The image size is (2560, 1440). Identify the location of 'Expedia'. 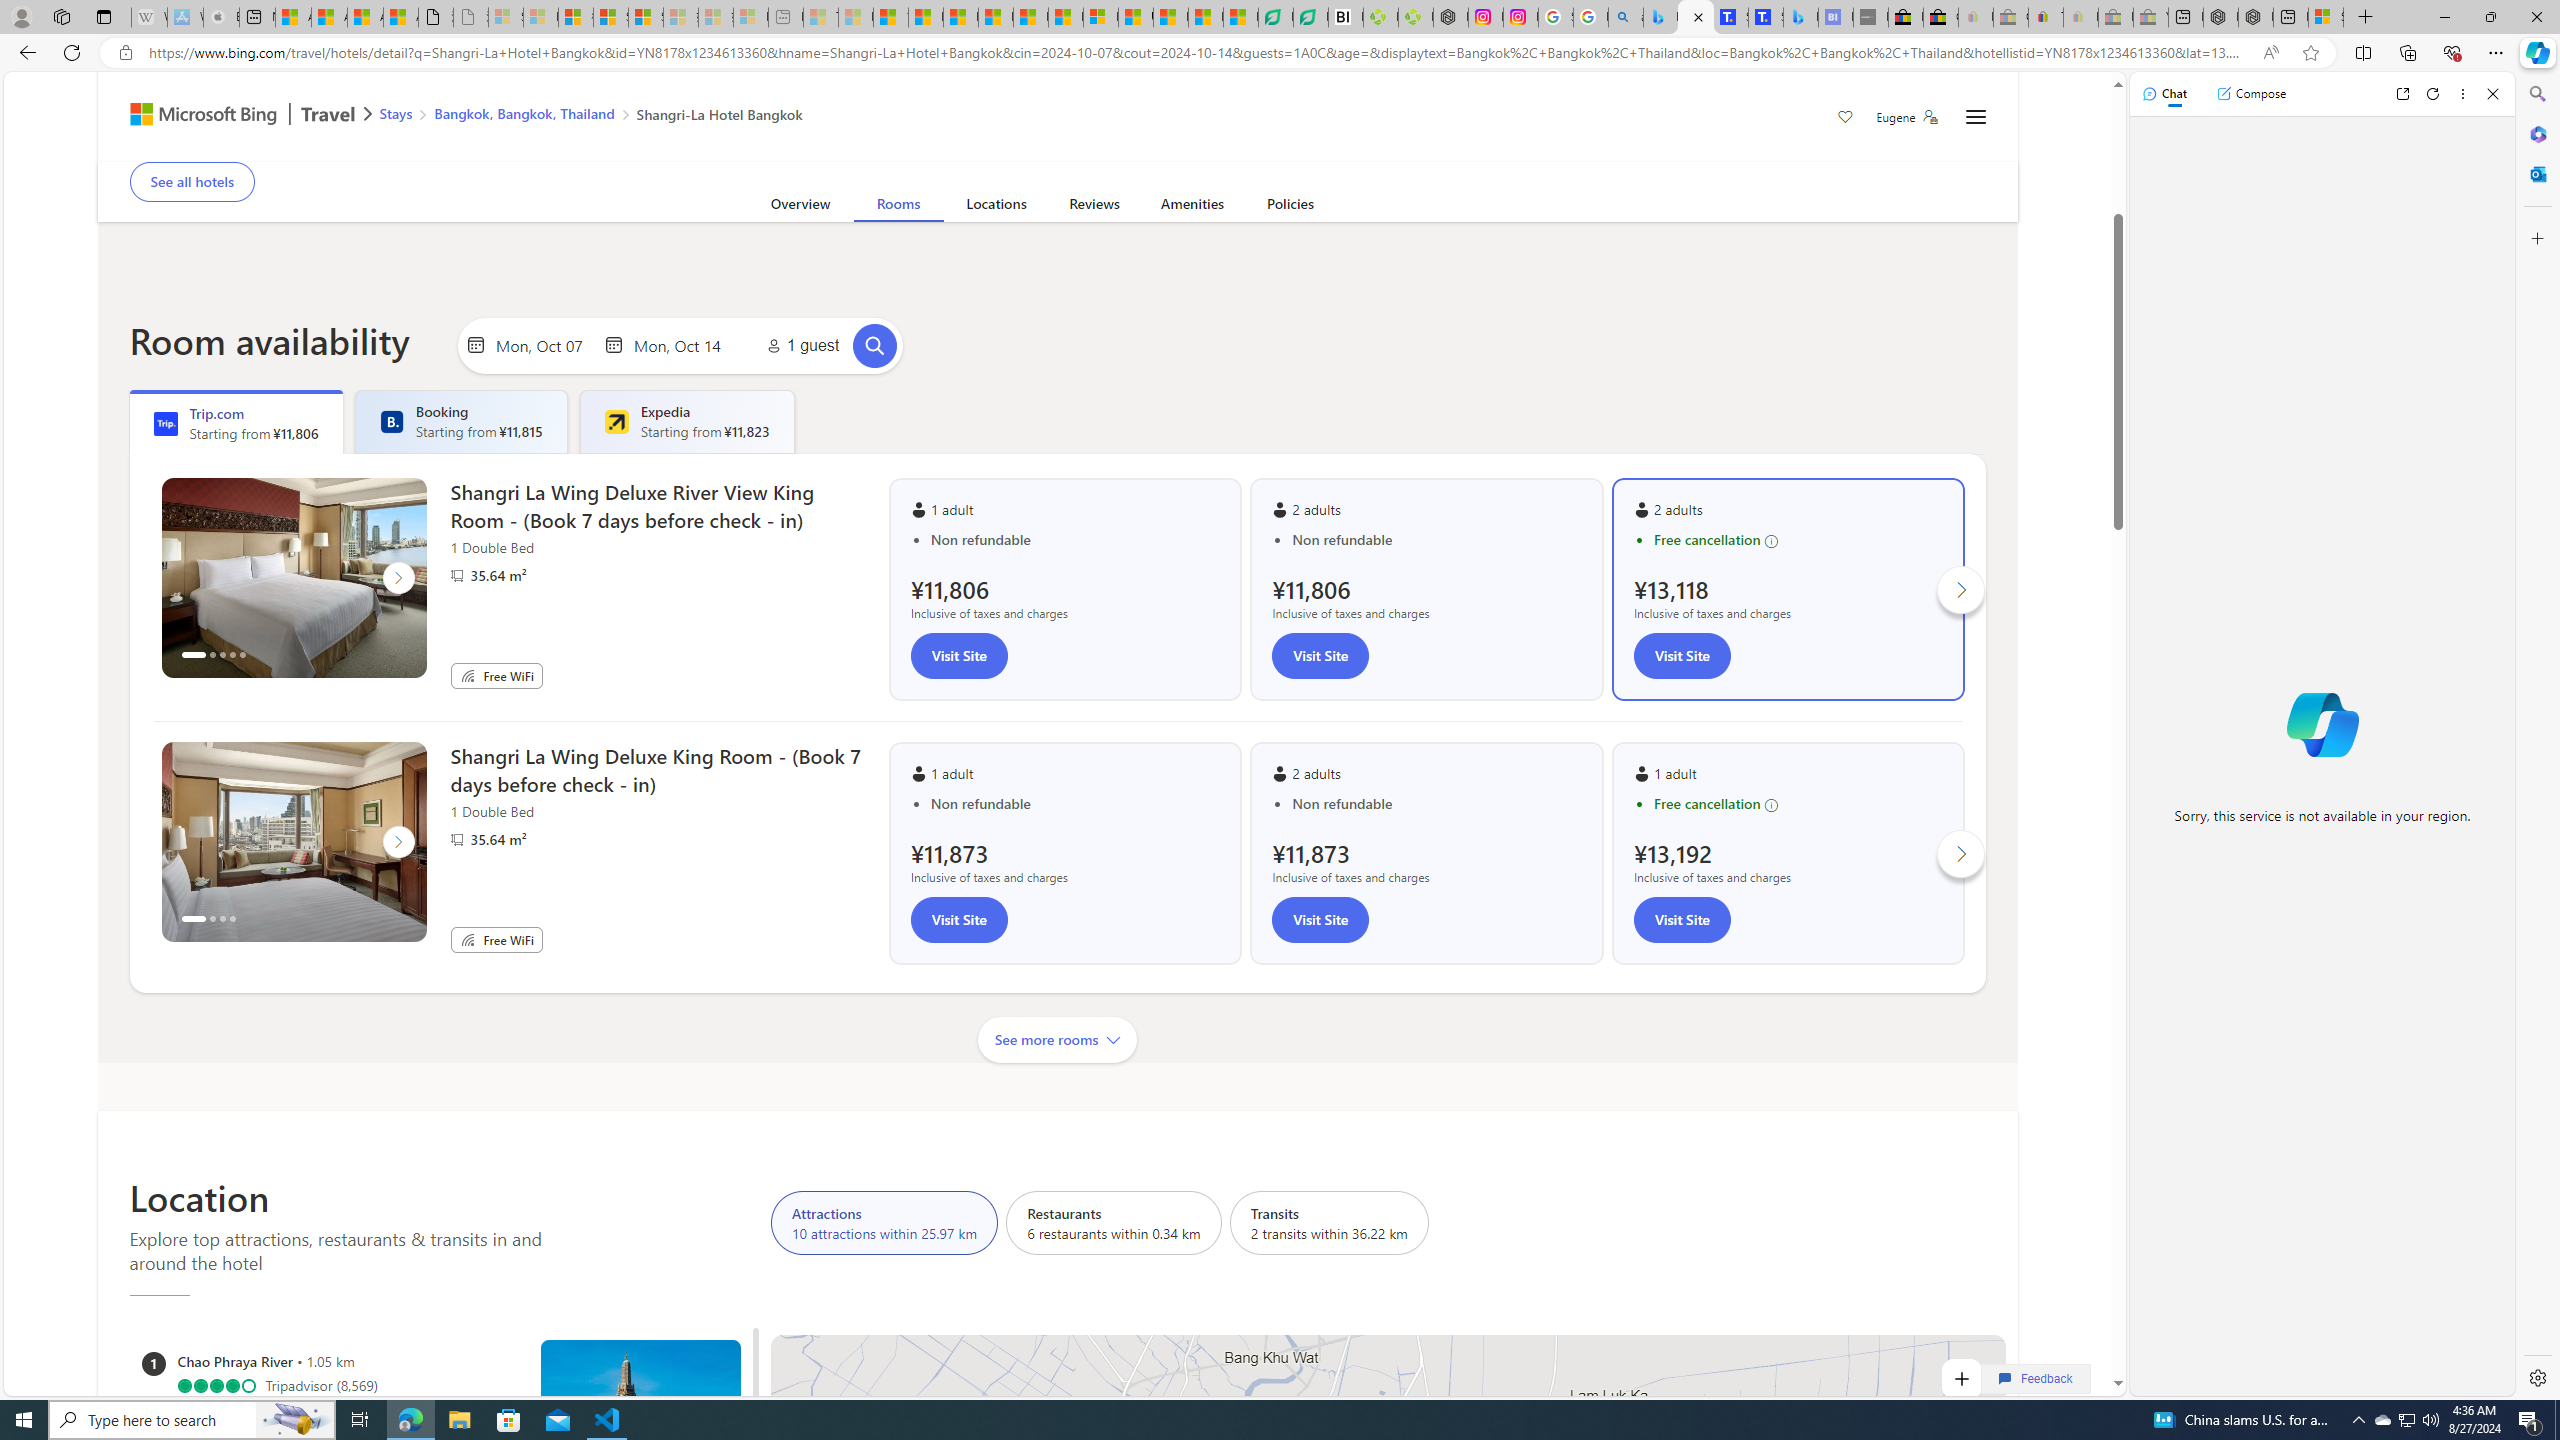
(615, 421).